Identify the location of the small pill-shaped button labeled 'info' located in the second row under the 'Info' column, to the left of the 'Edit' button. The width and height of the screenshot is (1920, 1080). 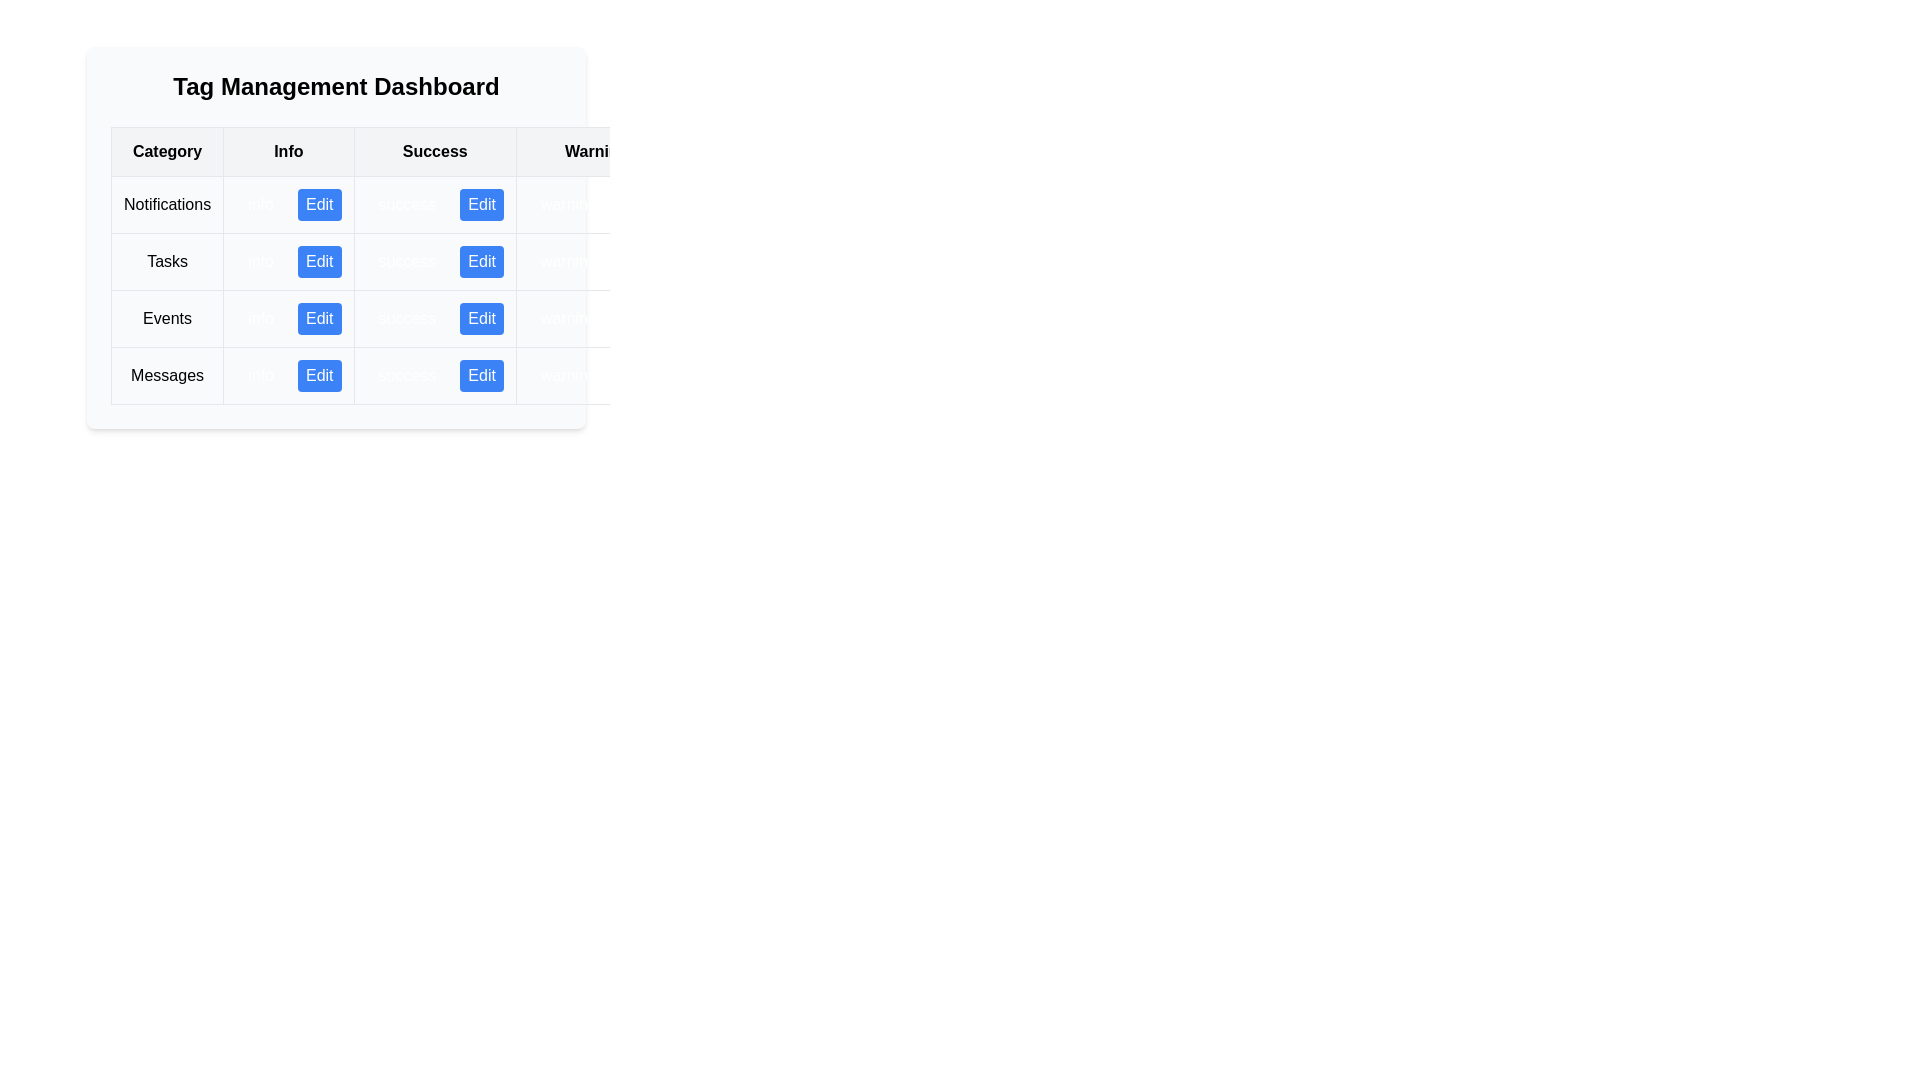
(260, 261).